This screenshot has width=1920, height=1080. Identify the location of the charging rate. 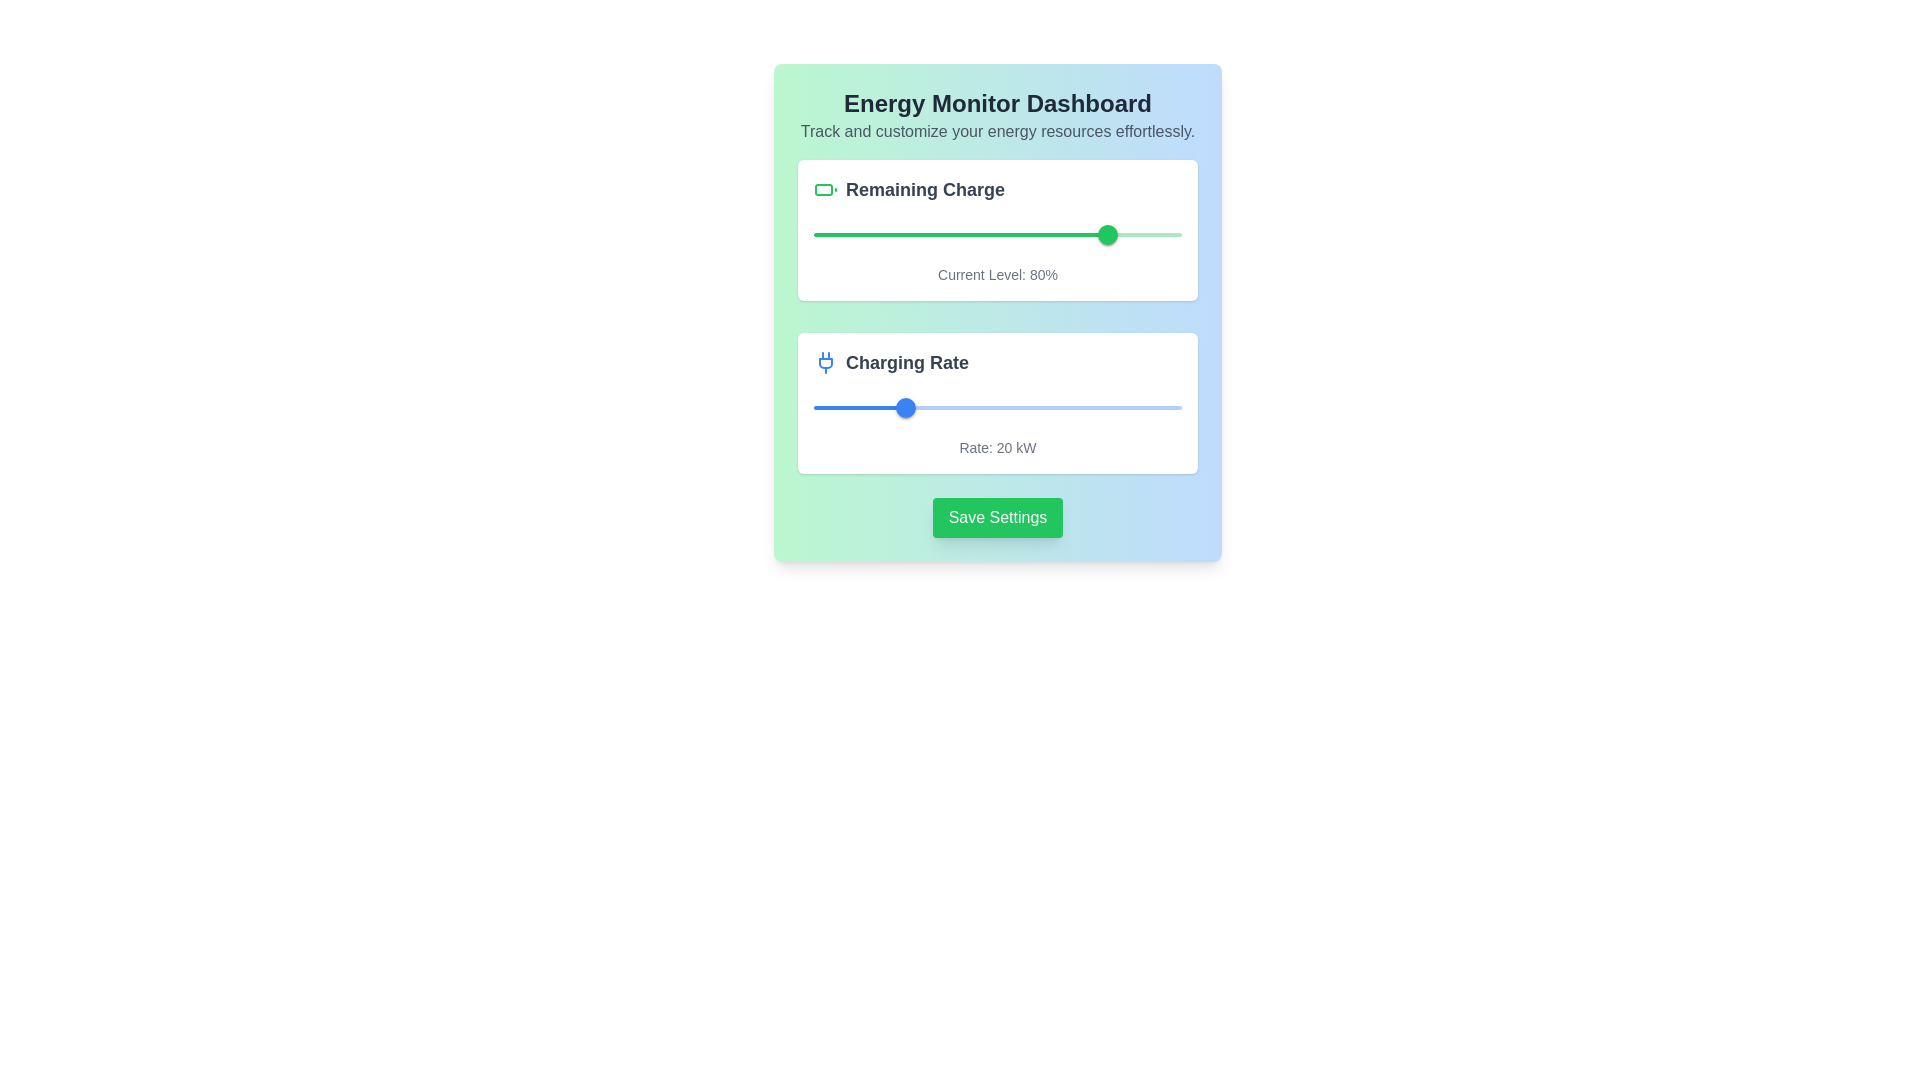
(1075, 407).